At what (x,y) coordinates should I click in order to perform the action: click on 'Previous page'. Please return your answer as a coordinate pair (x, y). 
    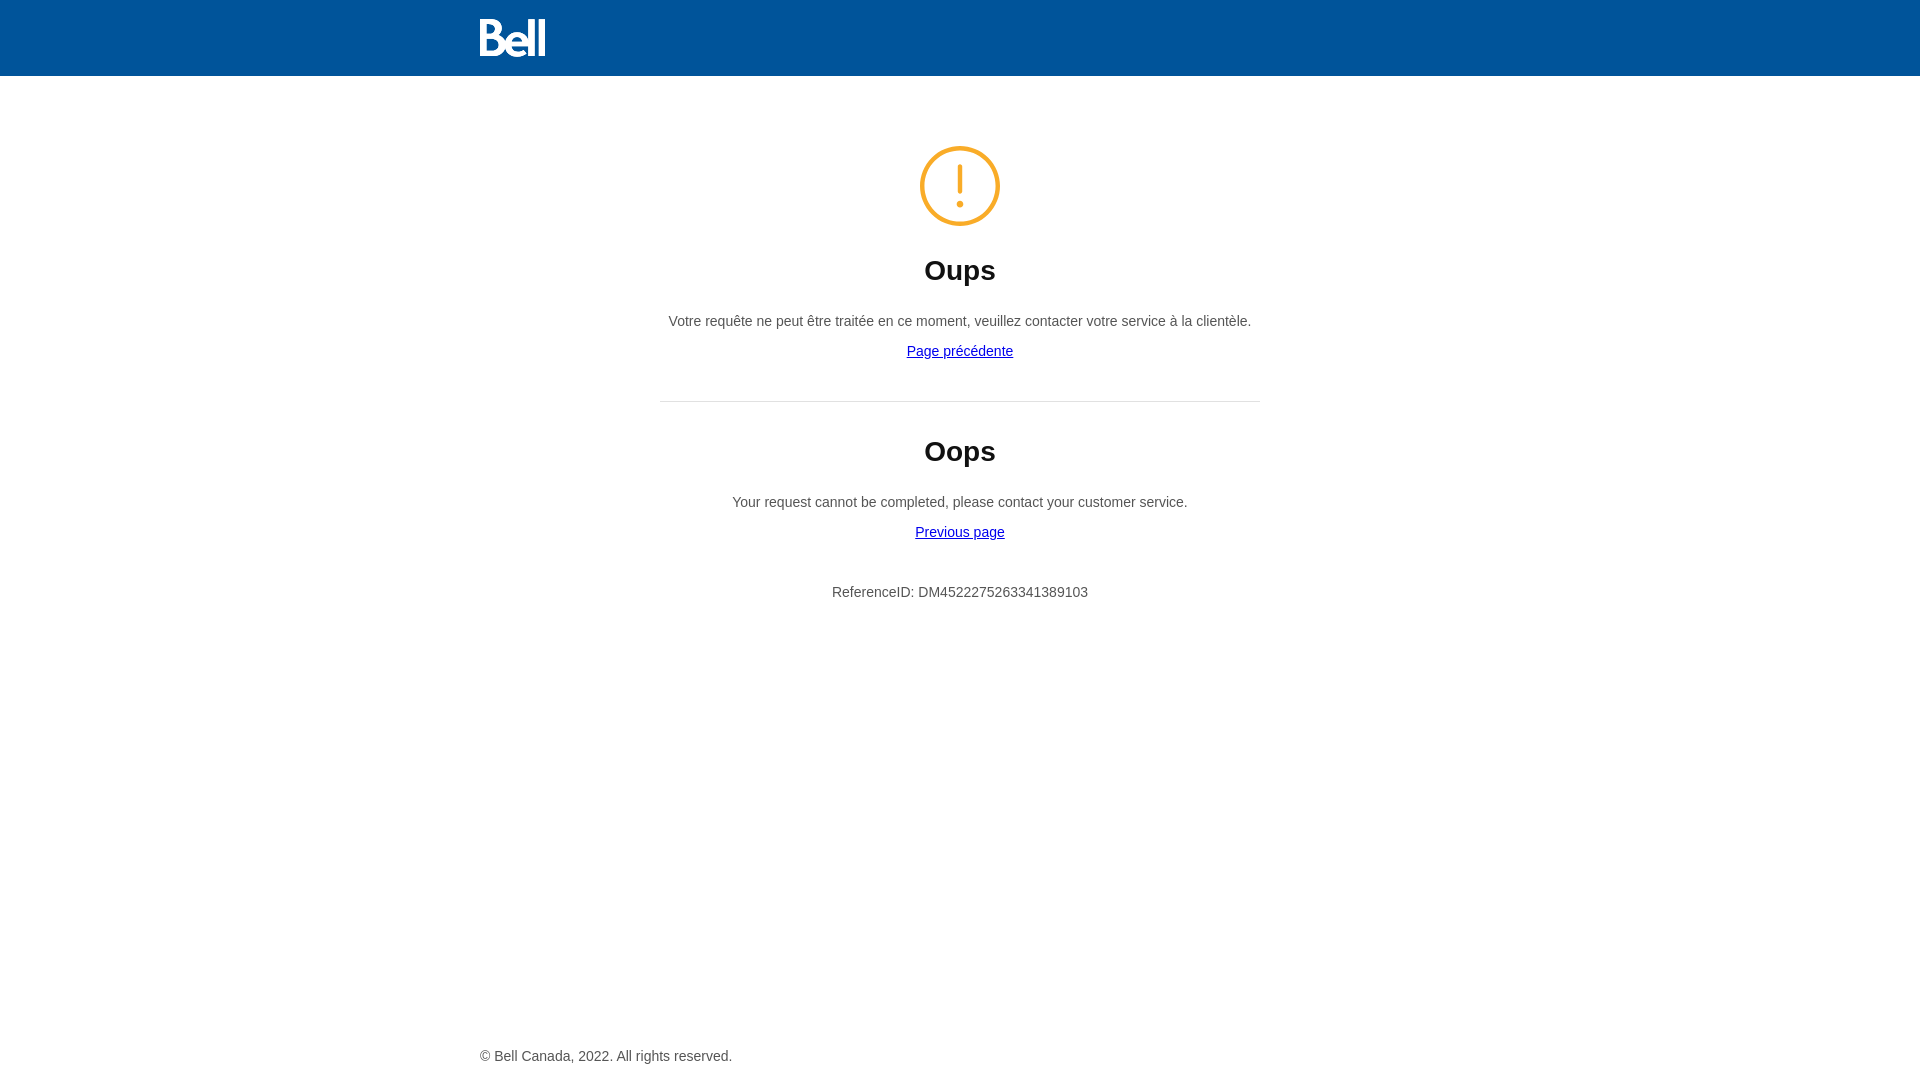
    Looking at the image, I should click on (960, 531).